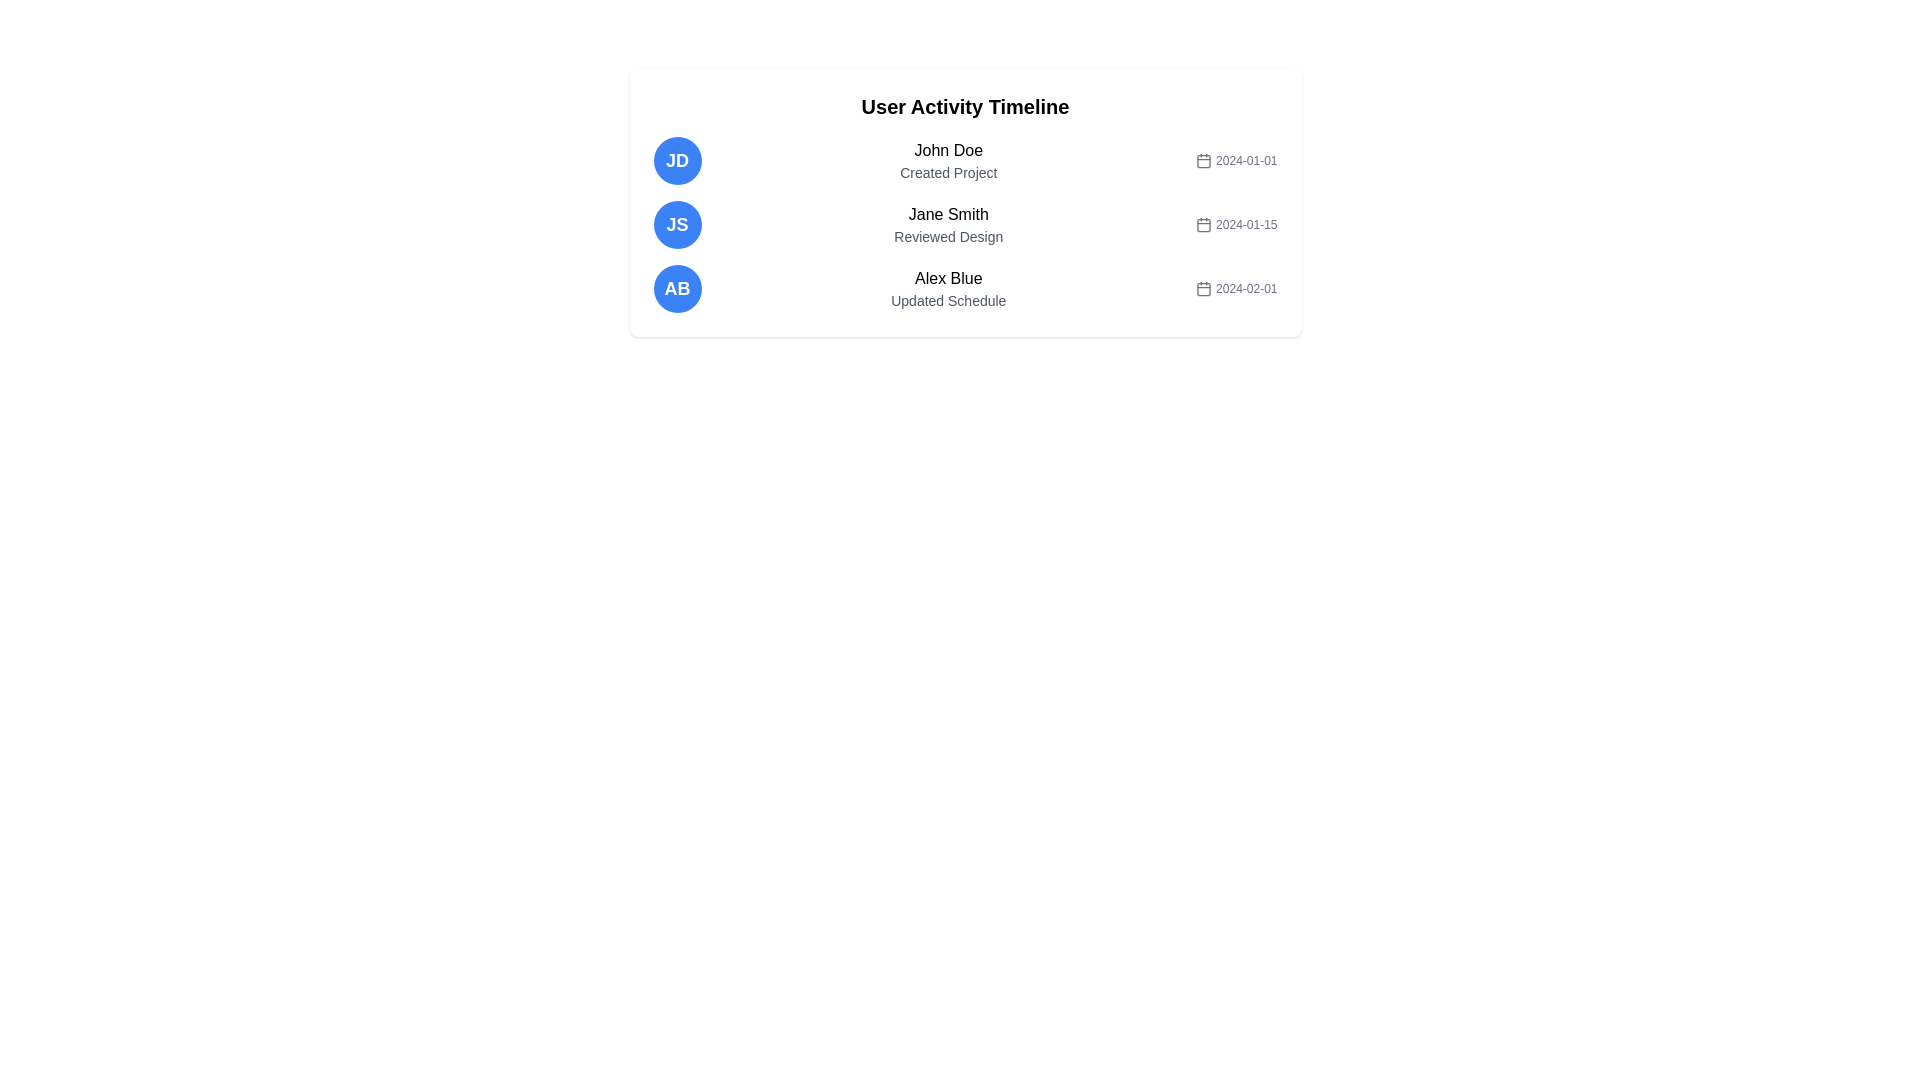 This screenshot has width=1920, height=1080. Describe the element at coordinates (947, 172) in the screenshot. I see `the text label displaying 'Created Project' which is a sub-label below 'John Doe'` at that location.